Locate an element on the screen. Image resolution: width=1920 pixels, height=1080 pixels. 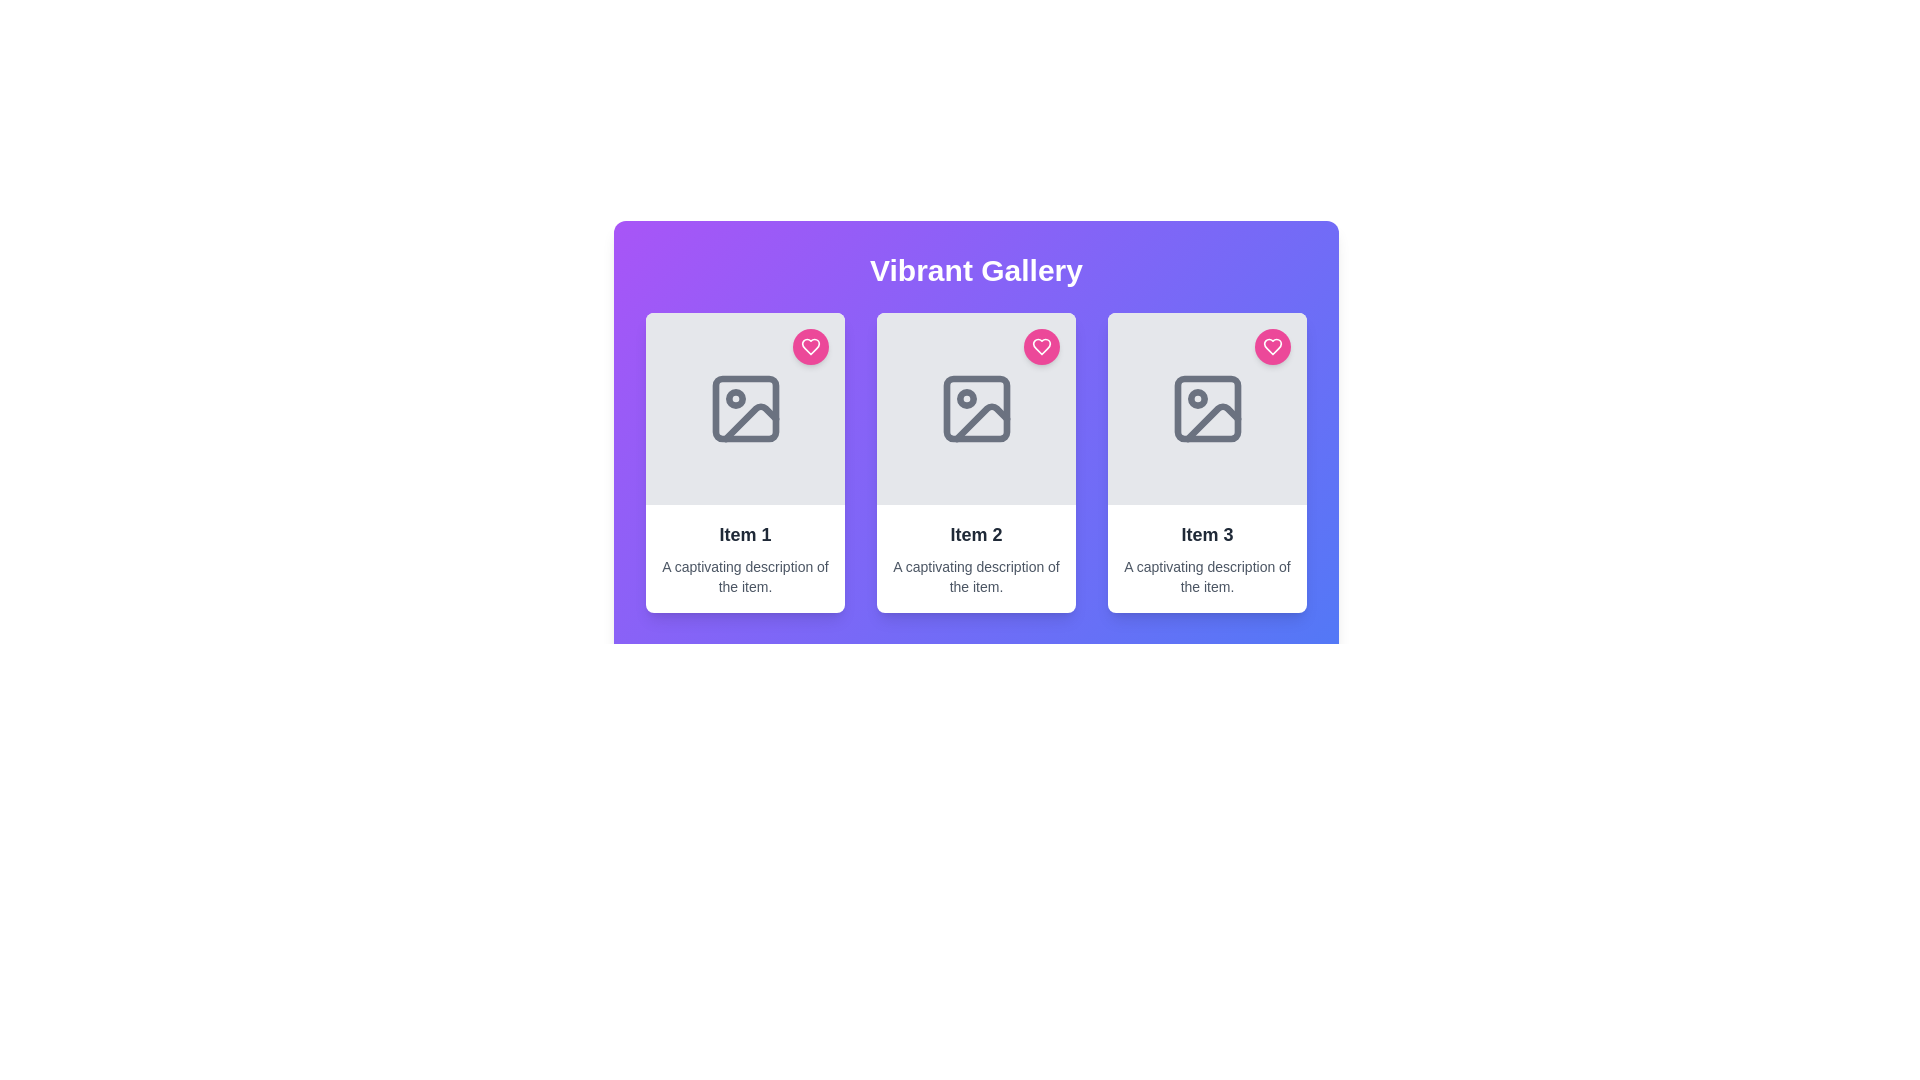
the Decorative Marker located inside the illustrative image placeholder of the 'Item 3' card in the gallery is located at coordinates (1197, 398).